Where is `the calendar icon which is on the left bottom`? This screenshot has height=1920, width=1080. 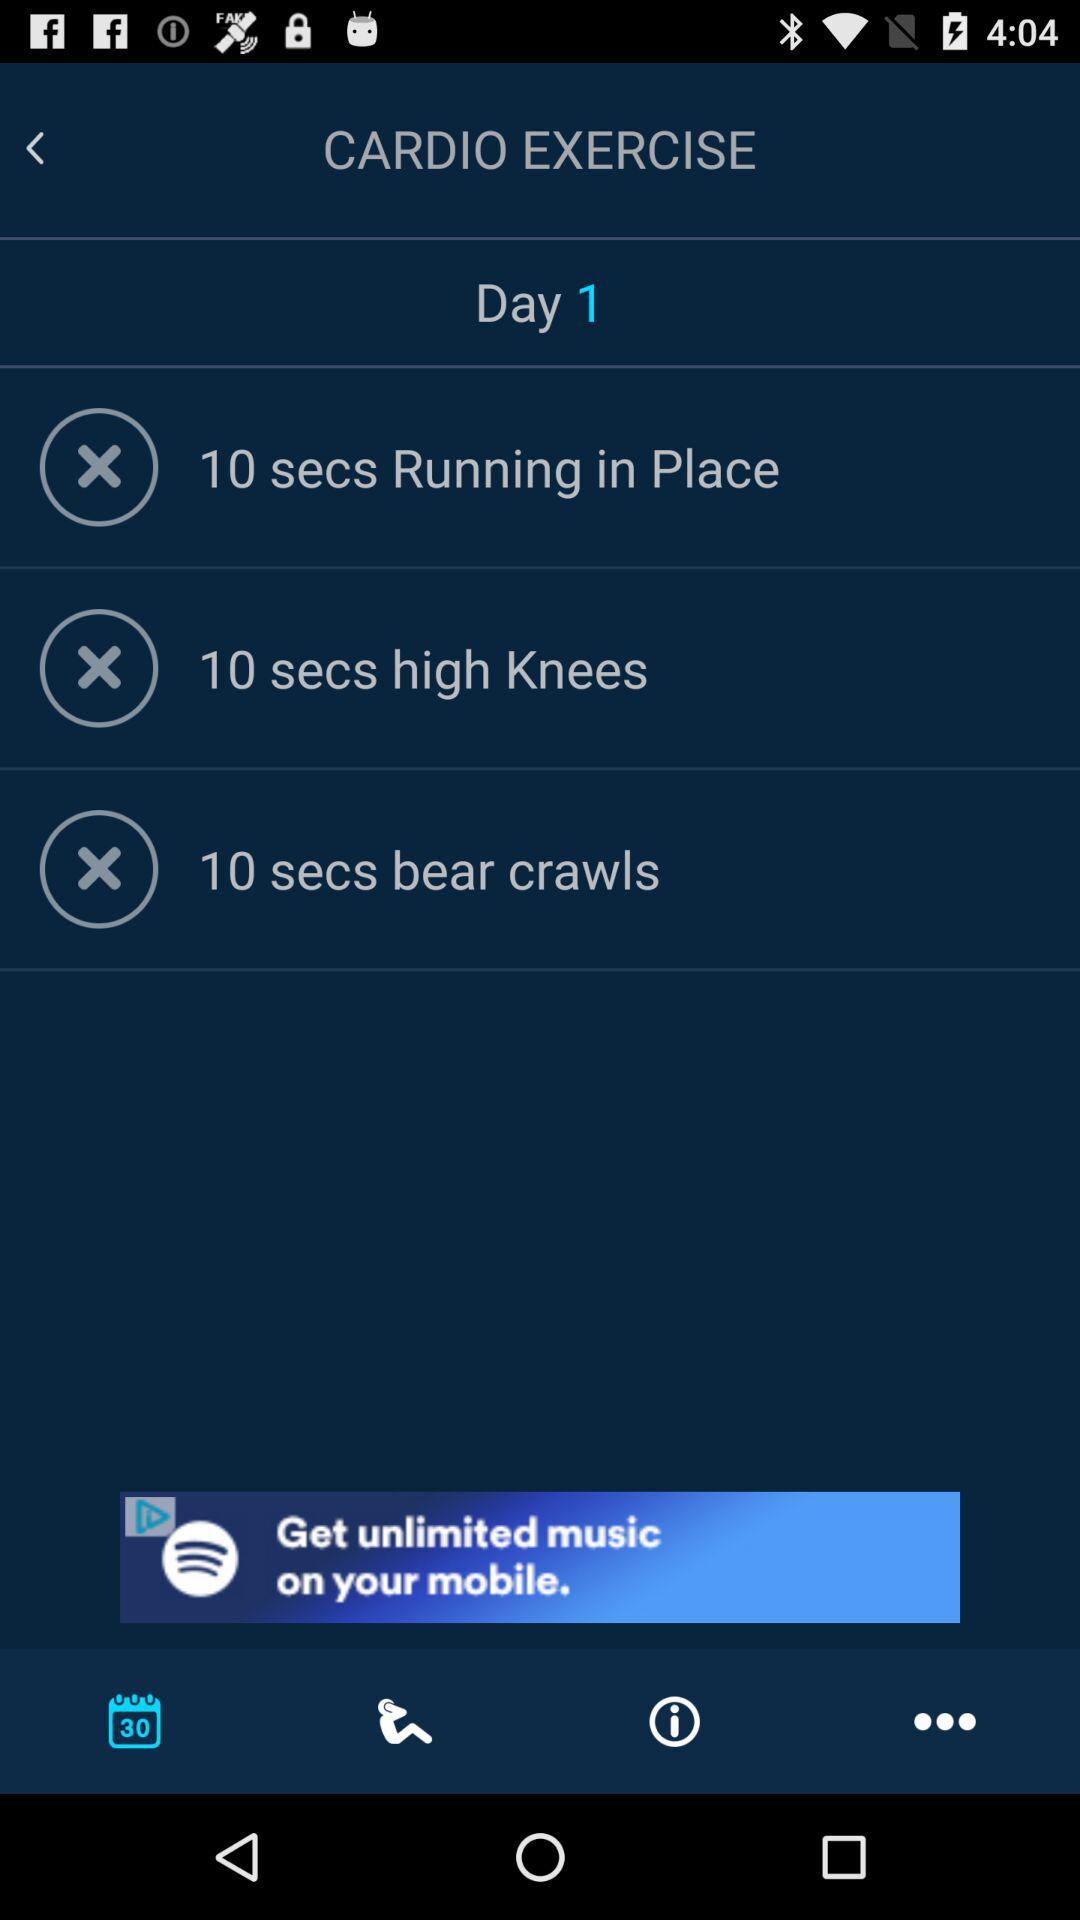 the calendar icon which is on the left bottom is located at coordinates (135, 1720).